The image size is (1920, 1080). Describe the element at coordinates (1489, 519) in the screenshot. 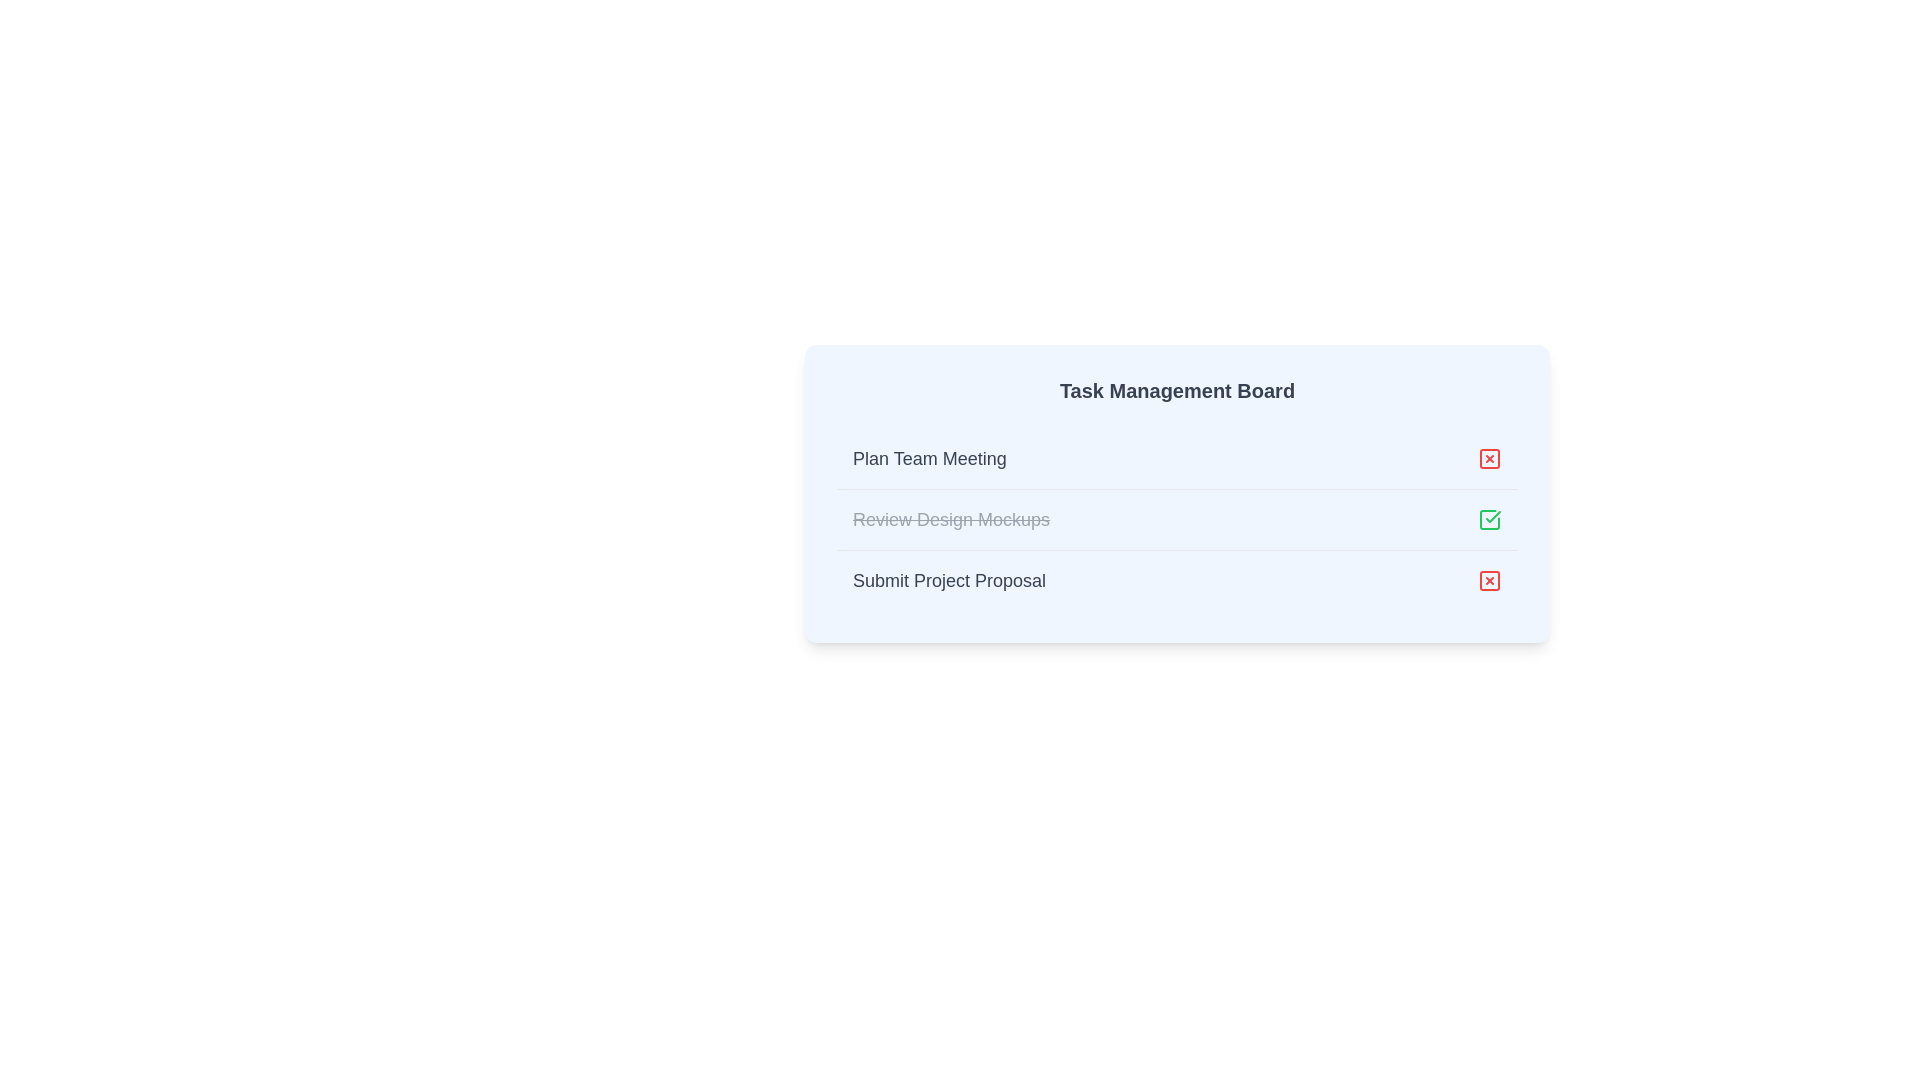

I see `the completion status by interacting with the green check icon indicating a completed task, located in the rightmost column of the second row under the 'Task Management Board' section` at that location.